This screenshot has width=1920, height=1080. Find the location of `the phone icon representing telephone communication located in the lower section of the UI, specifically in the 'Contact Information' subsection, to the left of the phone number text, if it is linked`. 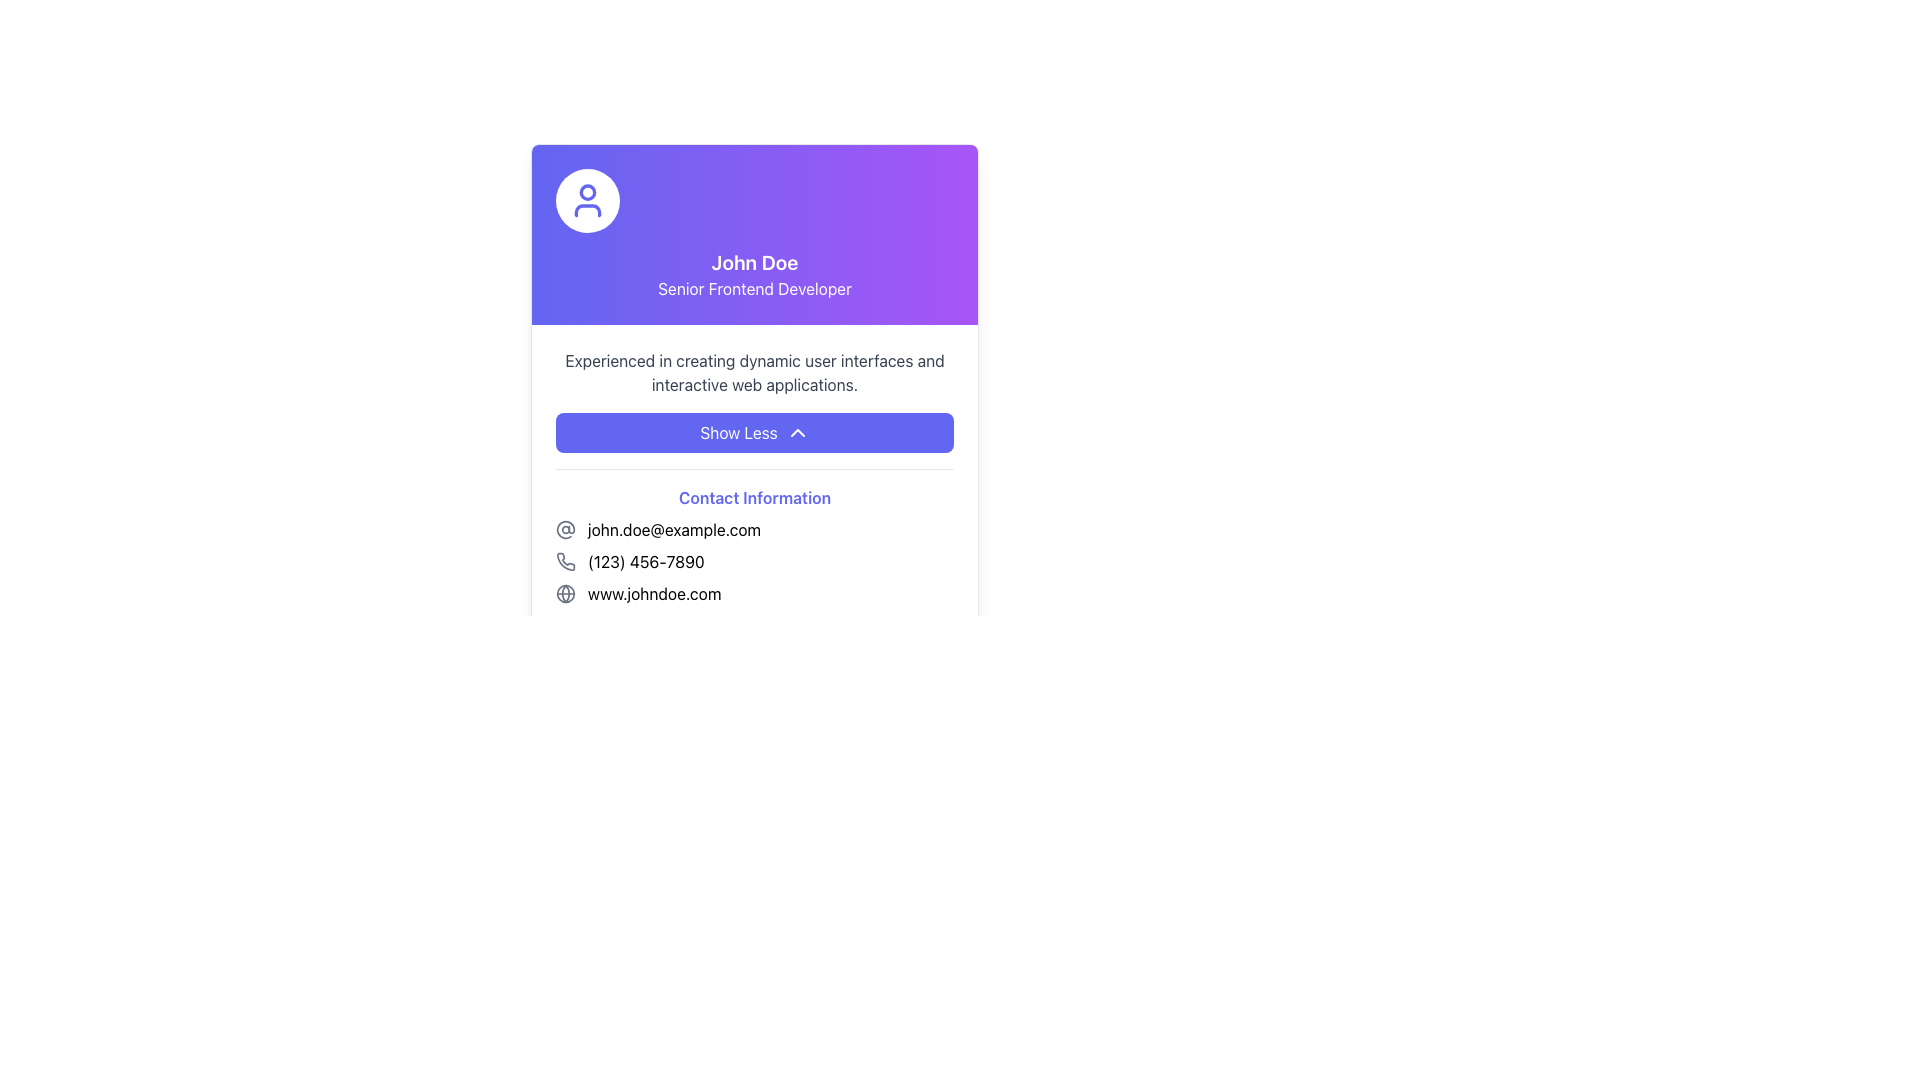

the phone icon representing telephone communication located in the lower section of the UI, specifically in the 'Contact Information' subsection, to the left of the phone number text, if it is linked is located at coordinates (565, 561).